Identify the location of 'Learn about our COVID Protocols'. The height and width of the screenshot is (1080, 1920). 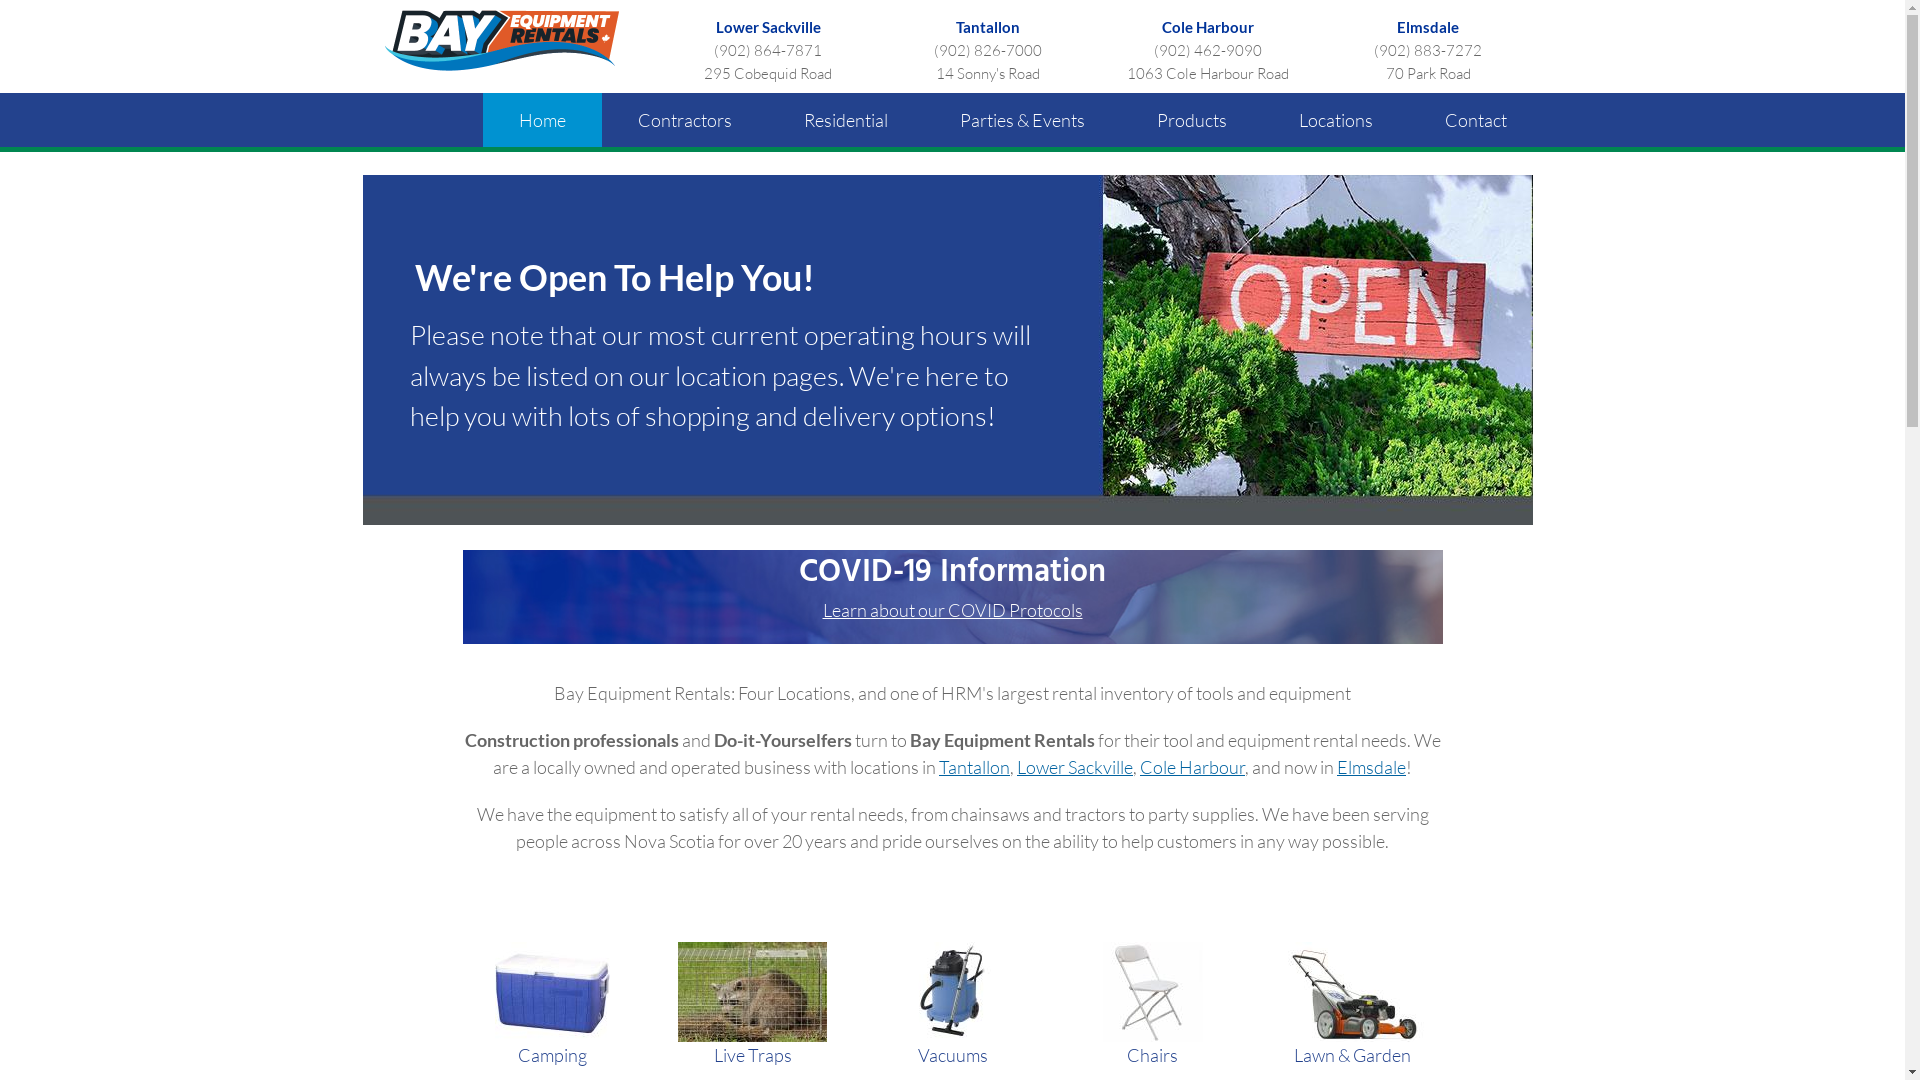
(950, 608).